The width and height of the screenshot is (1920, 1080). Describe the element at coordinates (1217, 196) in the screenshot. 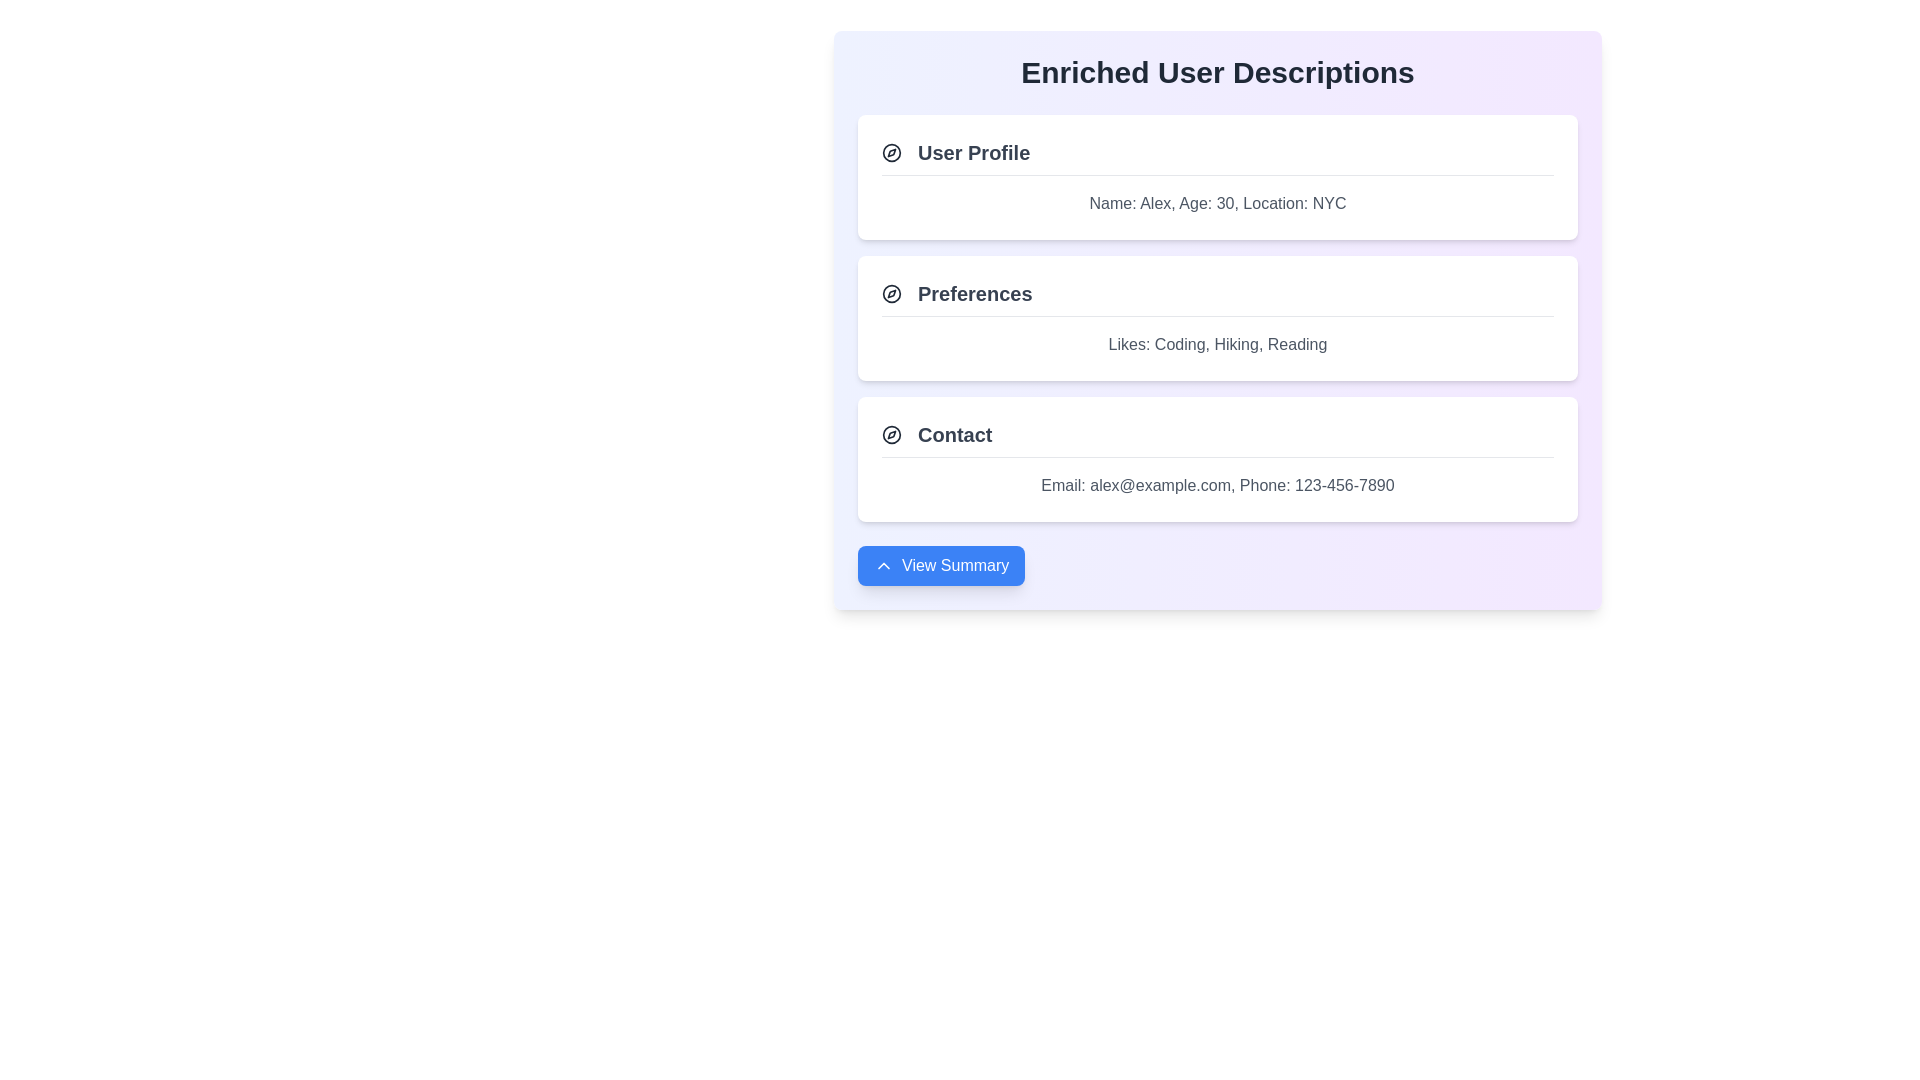

I see `the text display field that shows basic personal information, located below the 'User Profile' title` at that location.